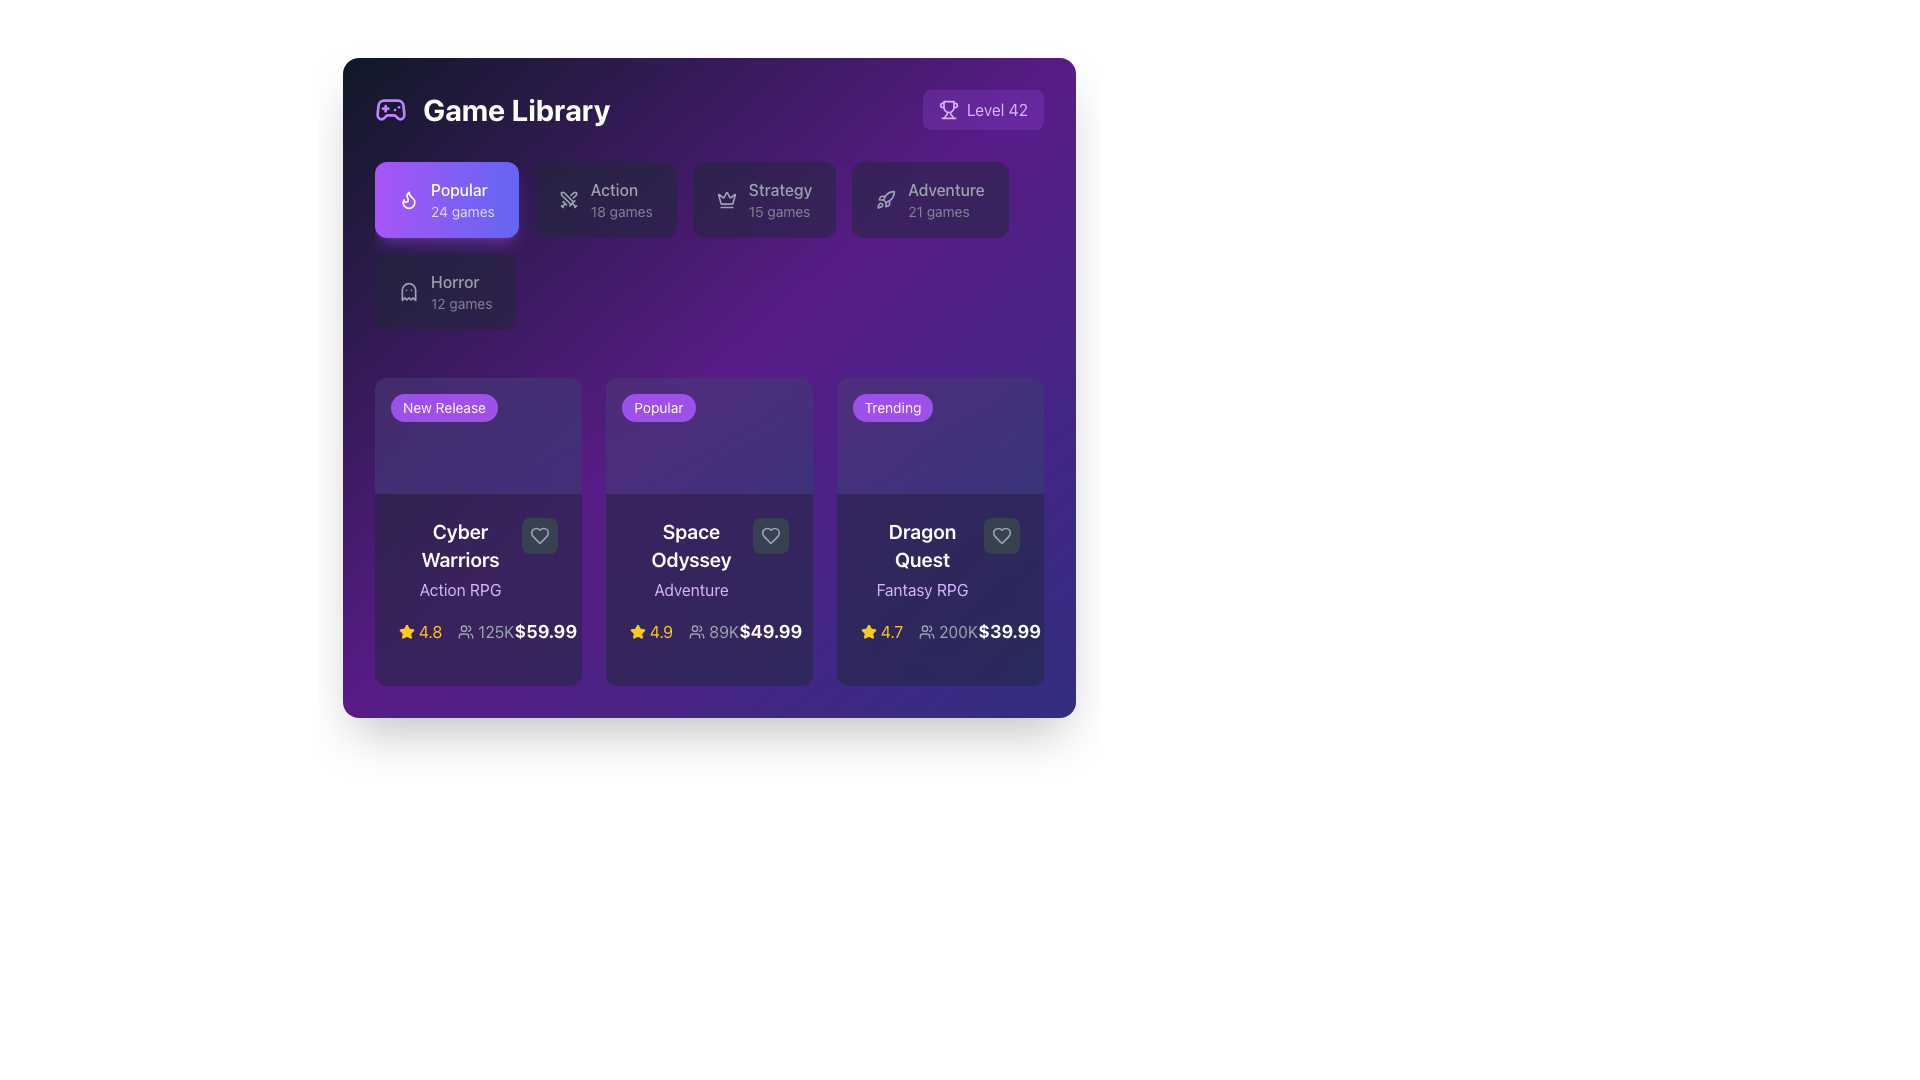 This screenshot has width=1920, height=1080. I want to click on the rocket-shaped outline icon labeled 'Adventure' located in the top section of the menu interface, so click(885, 200).